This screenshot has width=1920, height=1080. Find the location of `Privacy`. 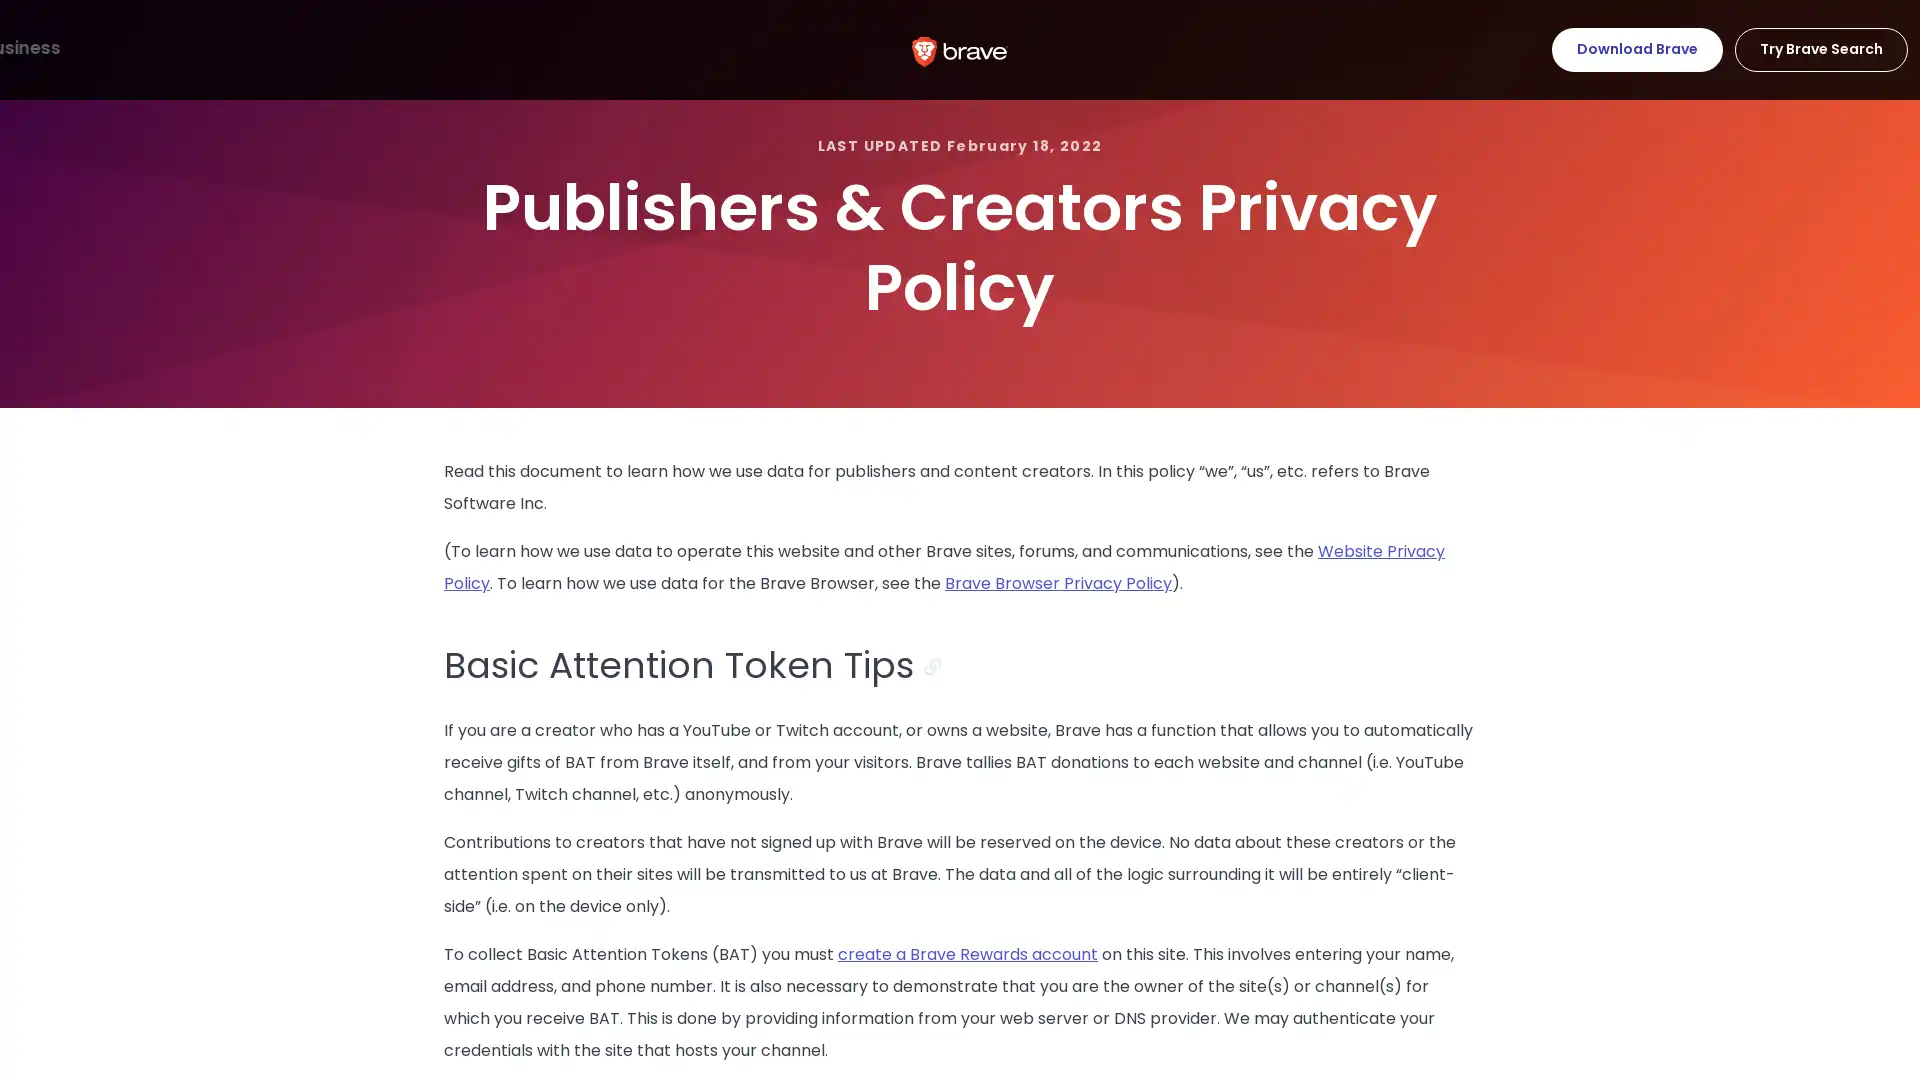

Privacy is located at coordinates (258, 48).